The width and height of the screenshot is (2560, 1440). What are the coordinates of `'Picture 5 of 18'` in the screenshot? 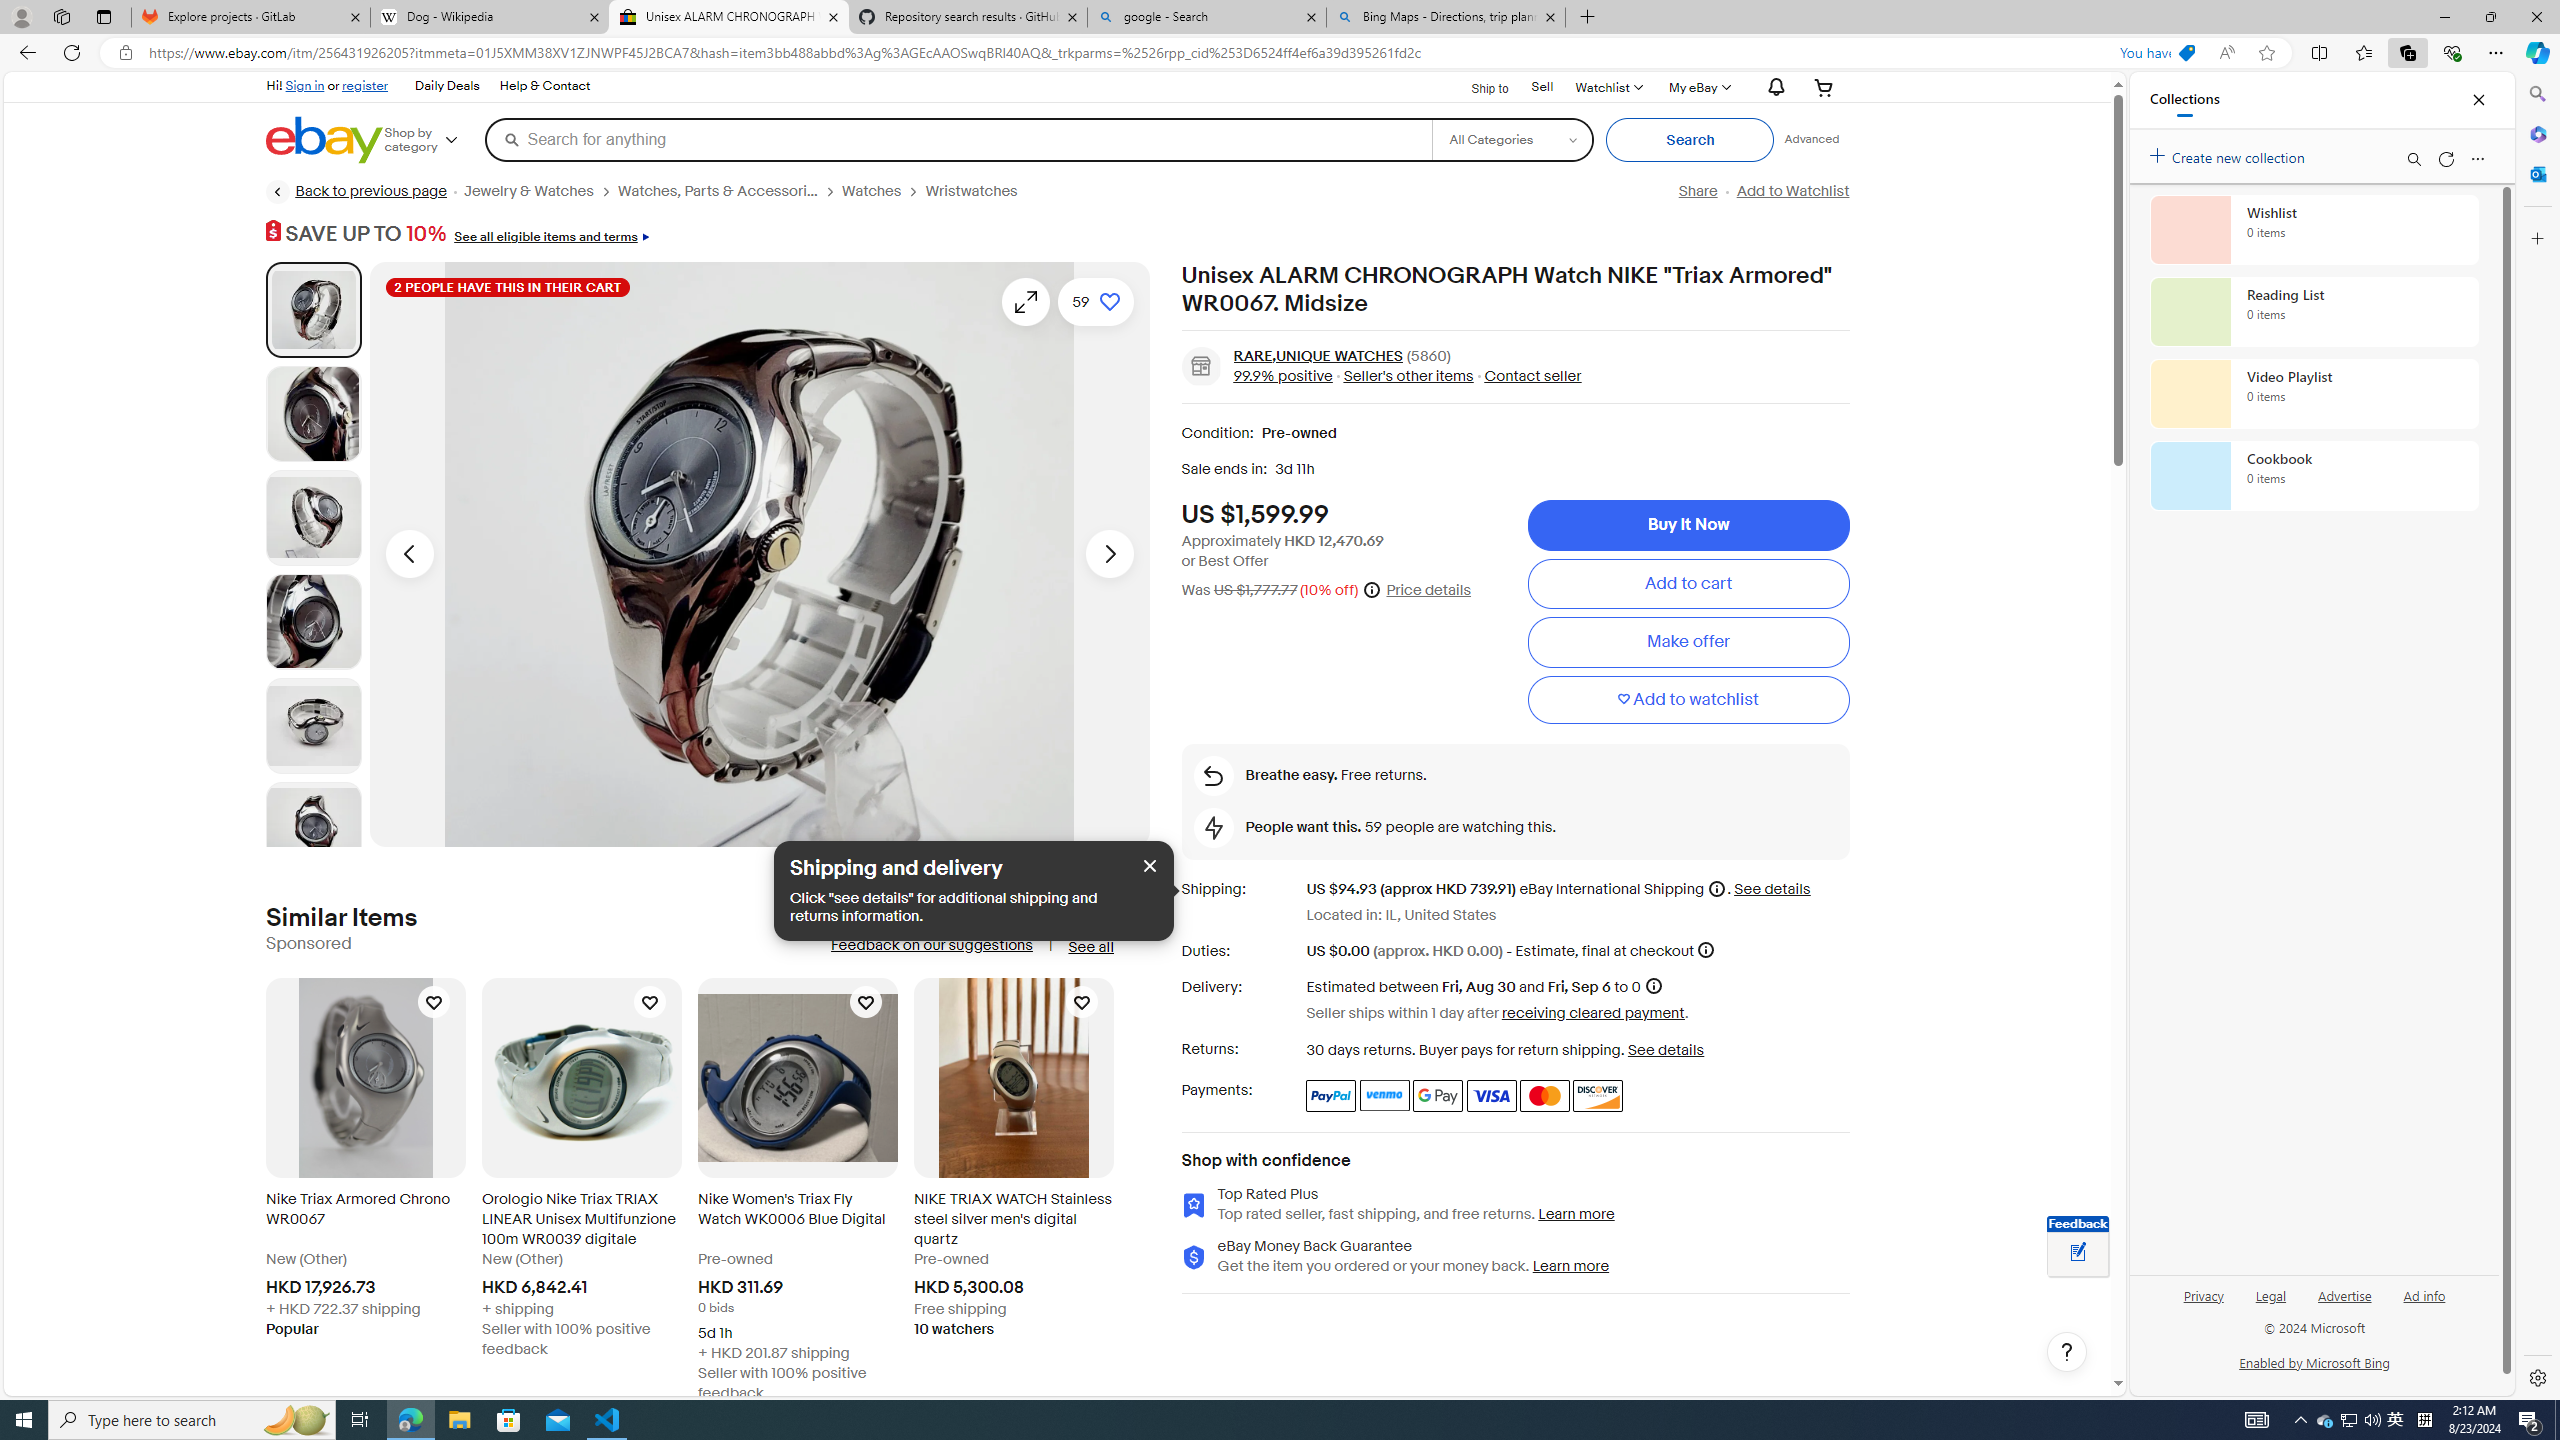 It's located at (313, 724).